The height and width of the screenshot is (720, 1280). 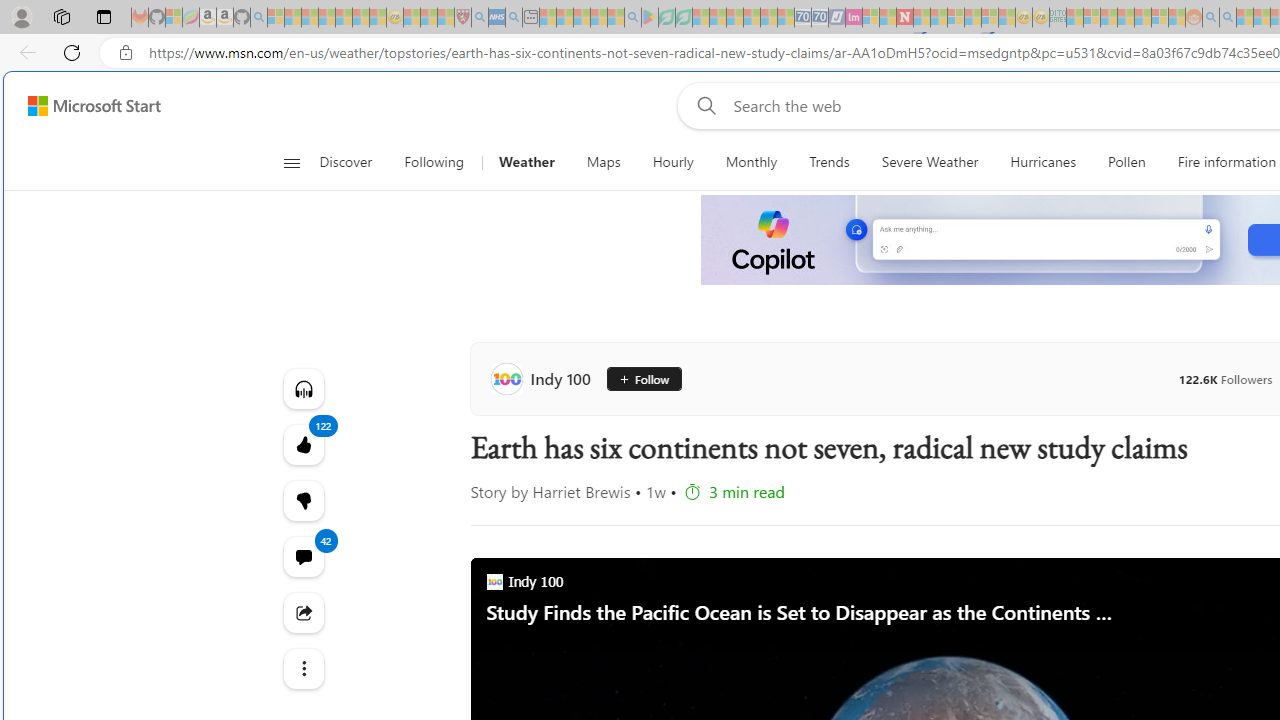 I want to click on 'Terms of Use Agreement - Sleeping', so click(x=666, y=17).